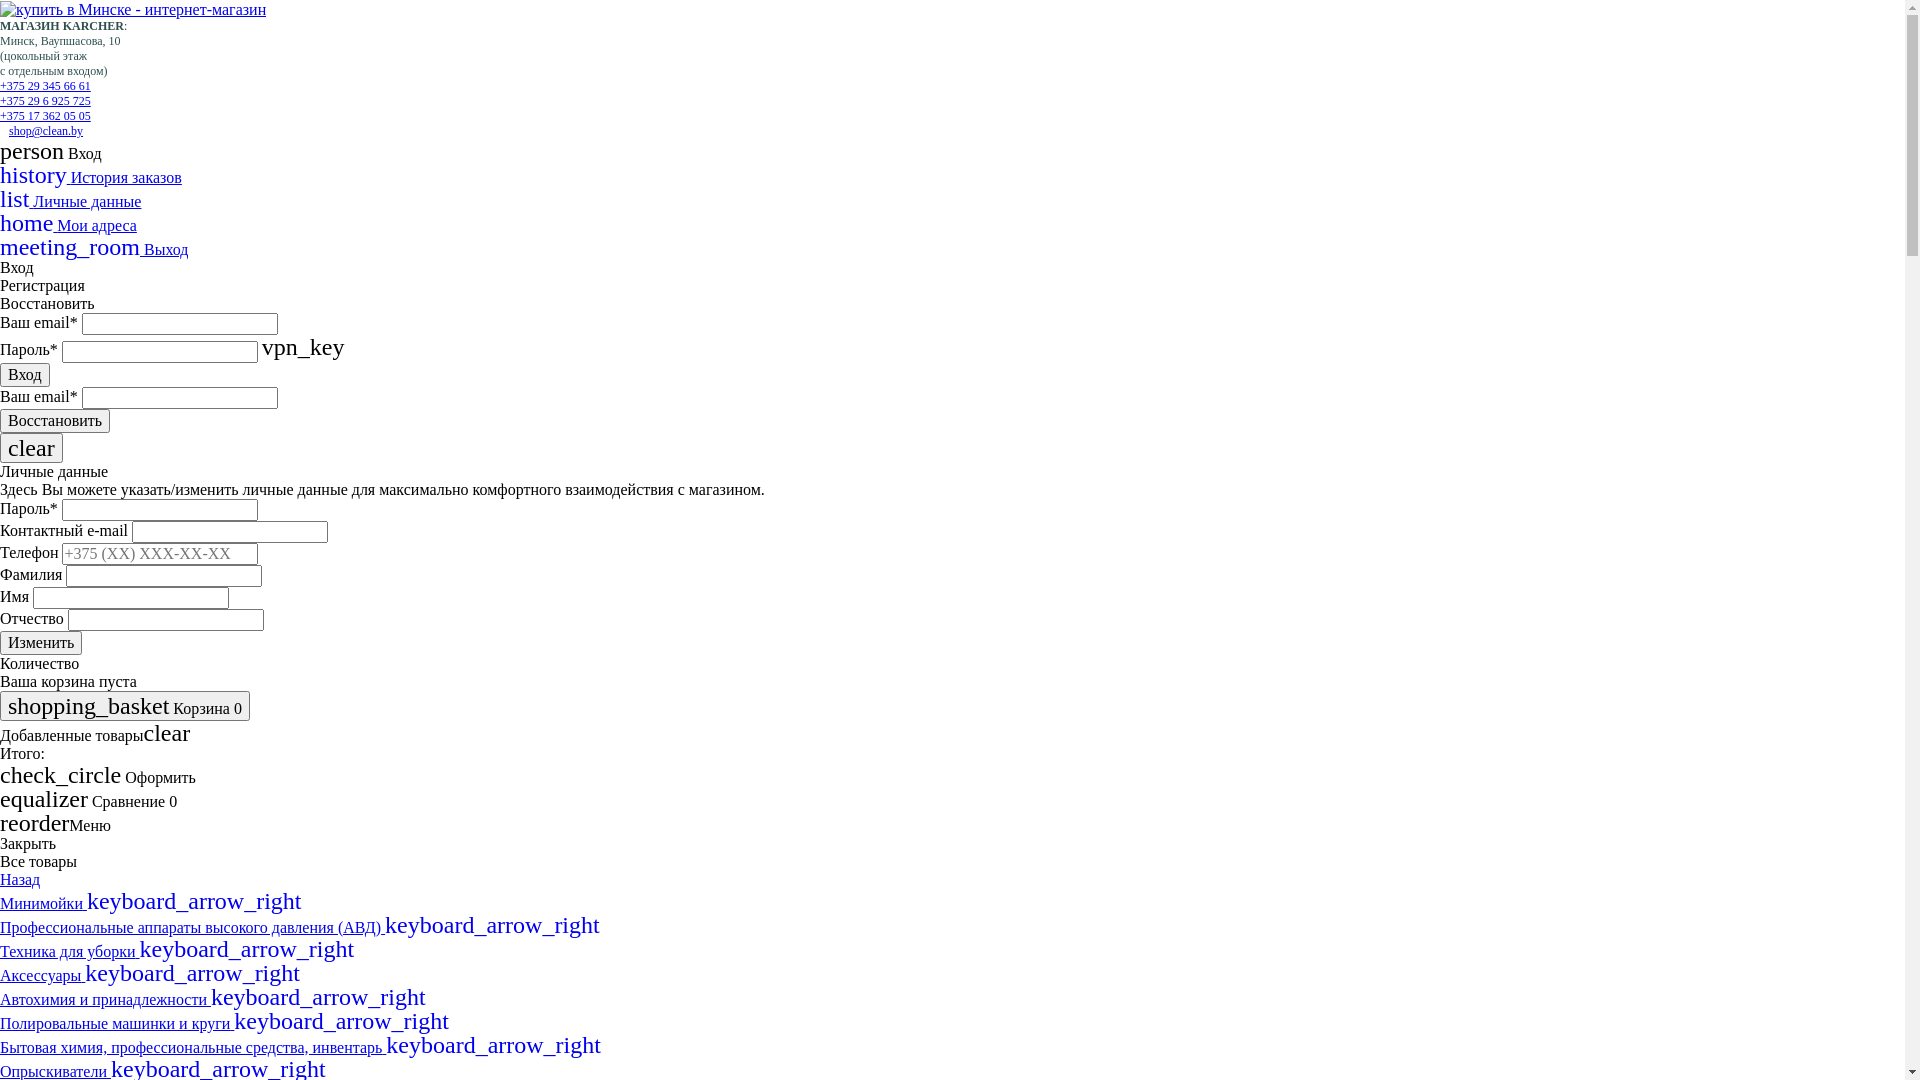  Describe the element at coordinates (0, 115) in the screenshot. I see `'+375 17 362 05 05'` at that location.